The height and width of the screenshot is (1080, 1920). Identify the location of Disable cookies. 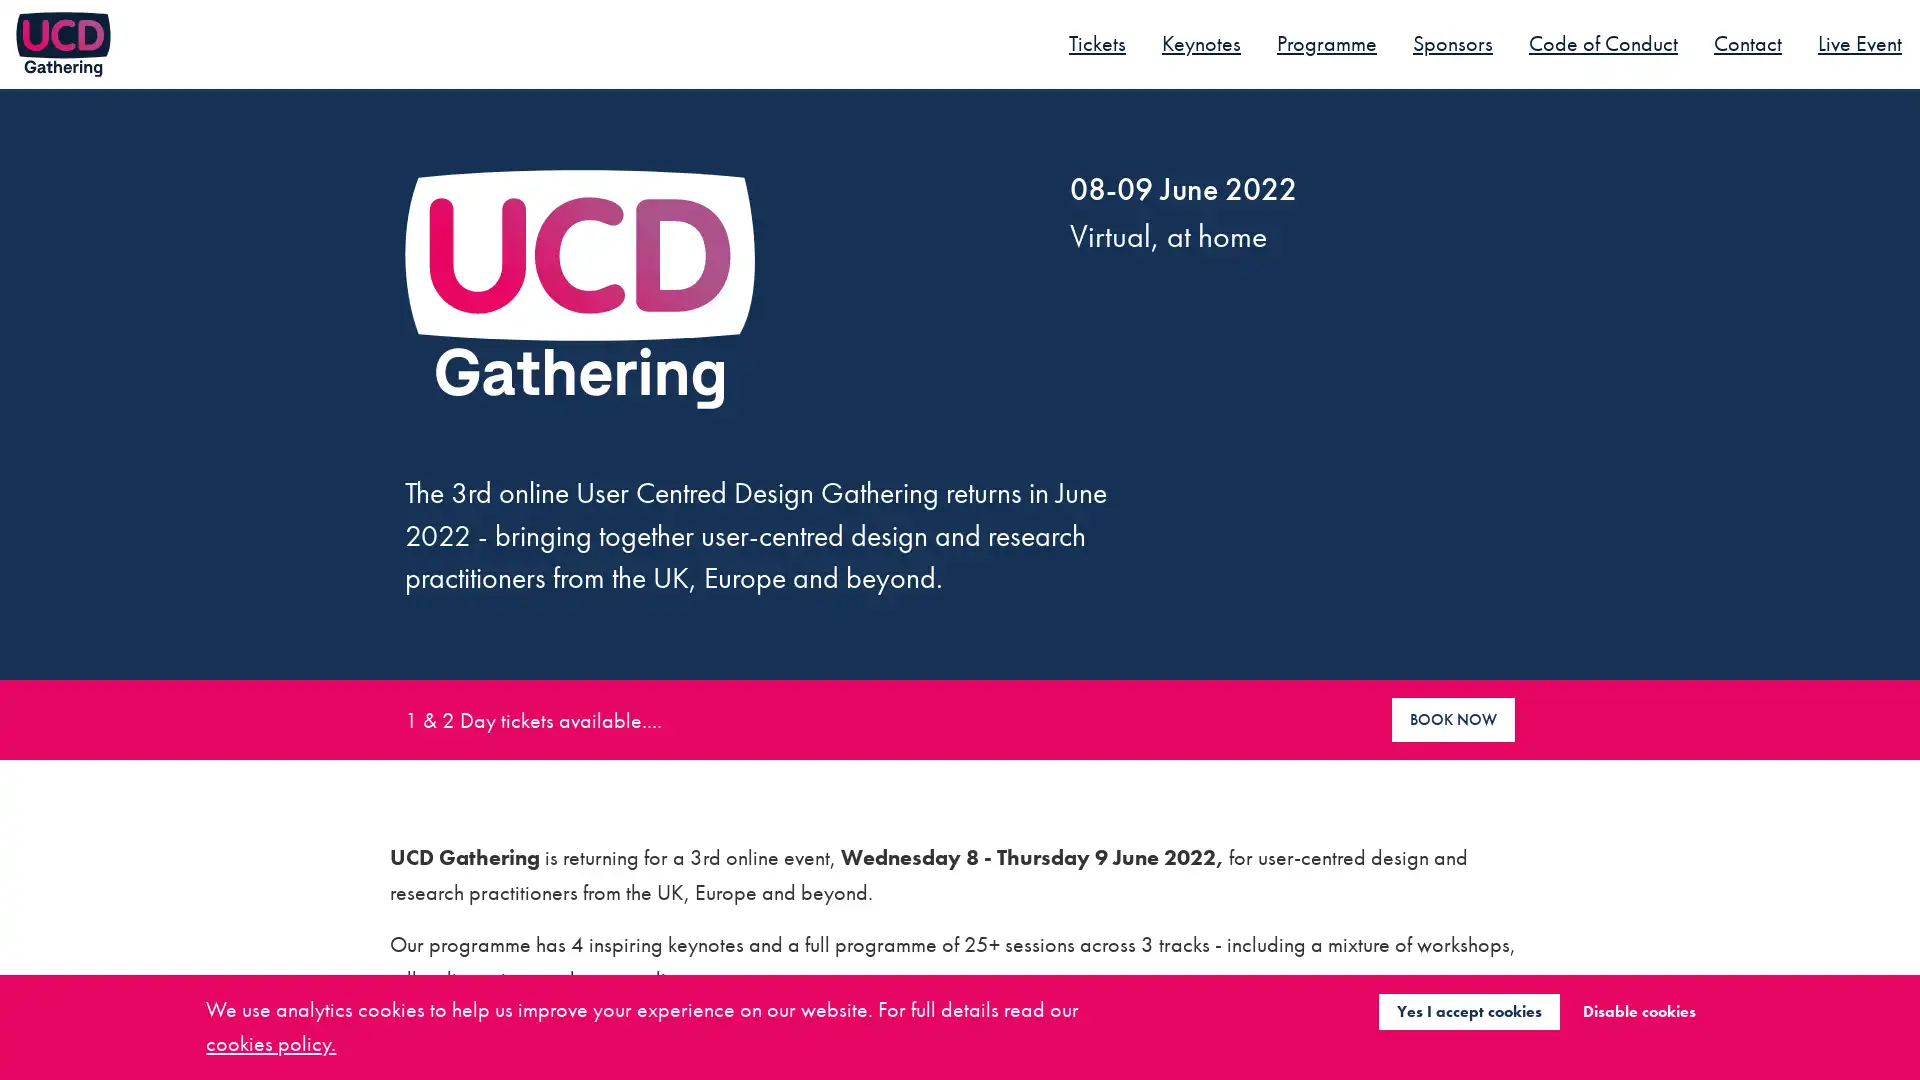
(1638, 1010).